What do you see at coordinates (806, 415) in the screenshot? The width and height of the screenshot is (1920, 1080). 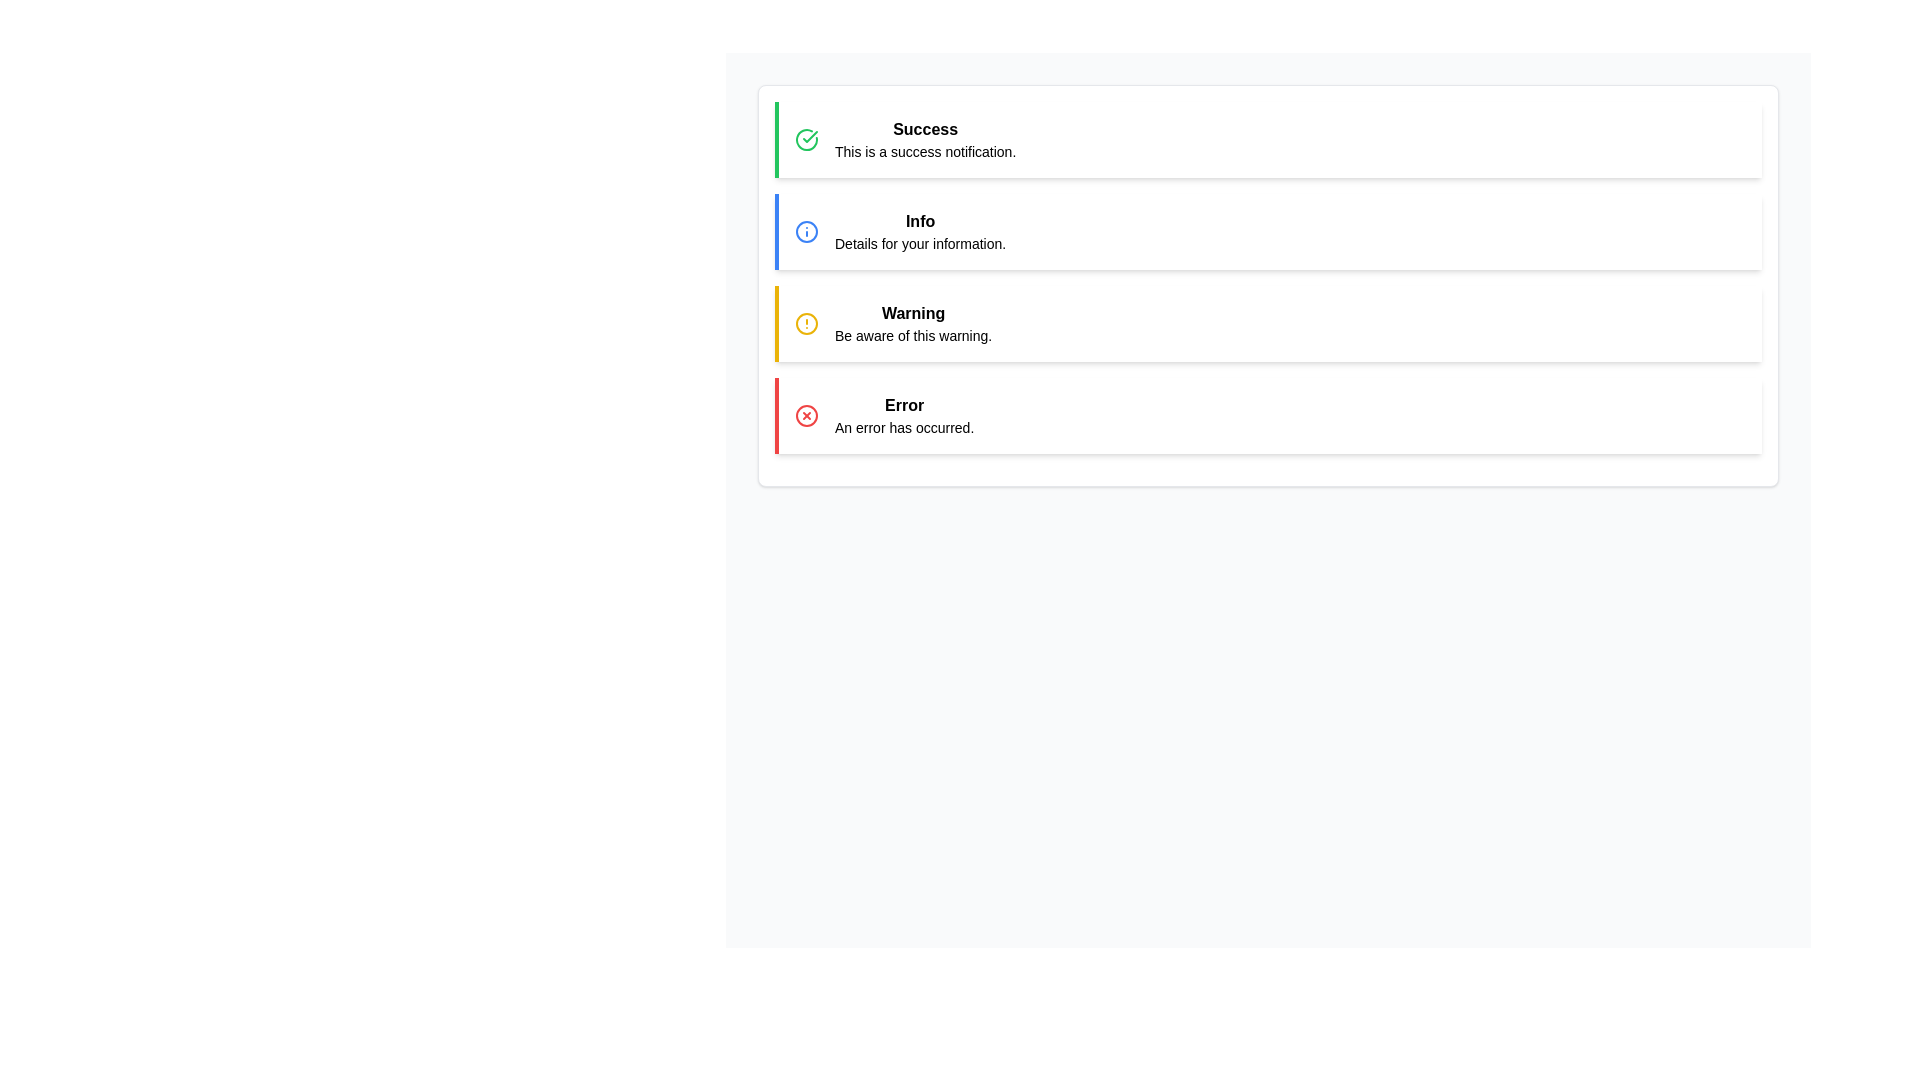 I see `the Circle (Graphical SVG Element) that forms part of the error icon in the bottom-most 'Error' notification card, located near the text 'An error has occurred.'` at bounding box center [806, 415].